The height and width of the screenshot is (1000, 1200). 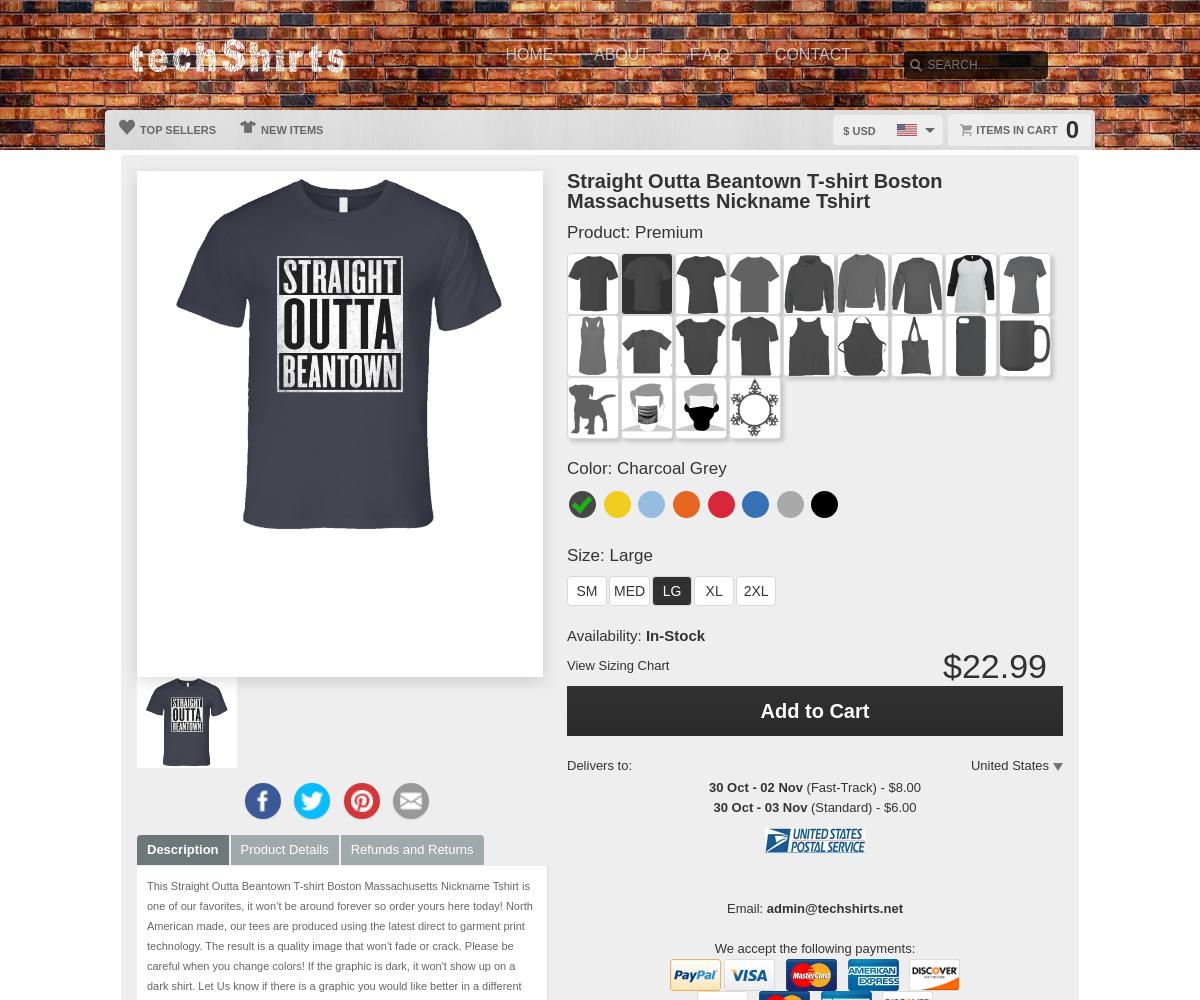 What do you see at coordinates (671, 590) in the screenshot?
I see `'LG'` at bounding box center [671, 590].